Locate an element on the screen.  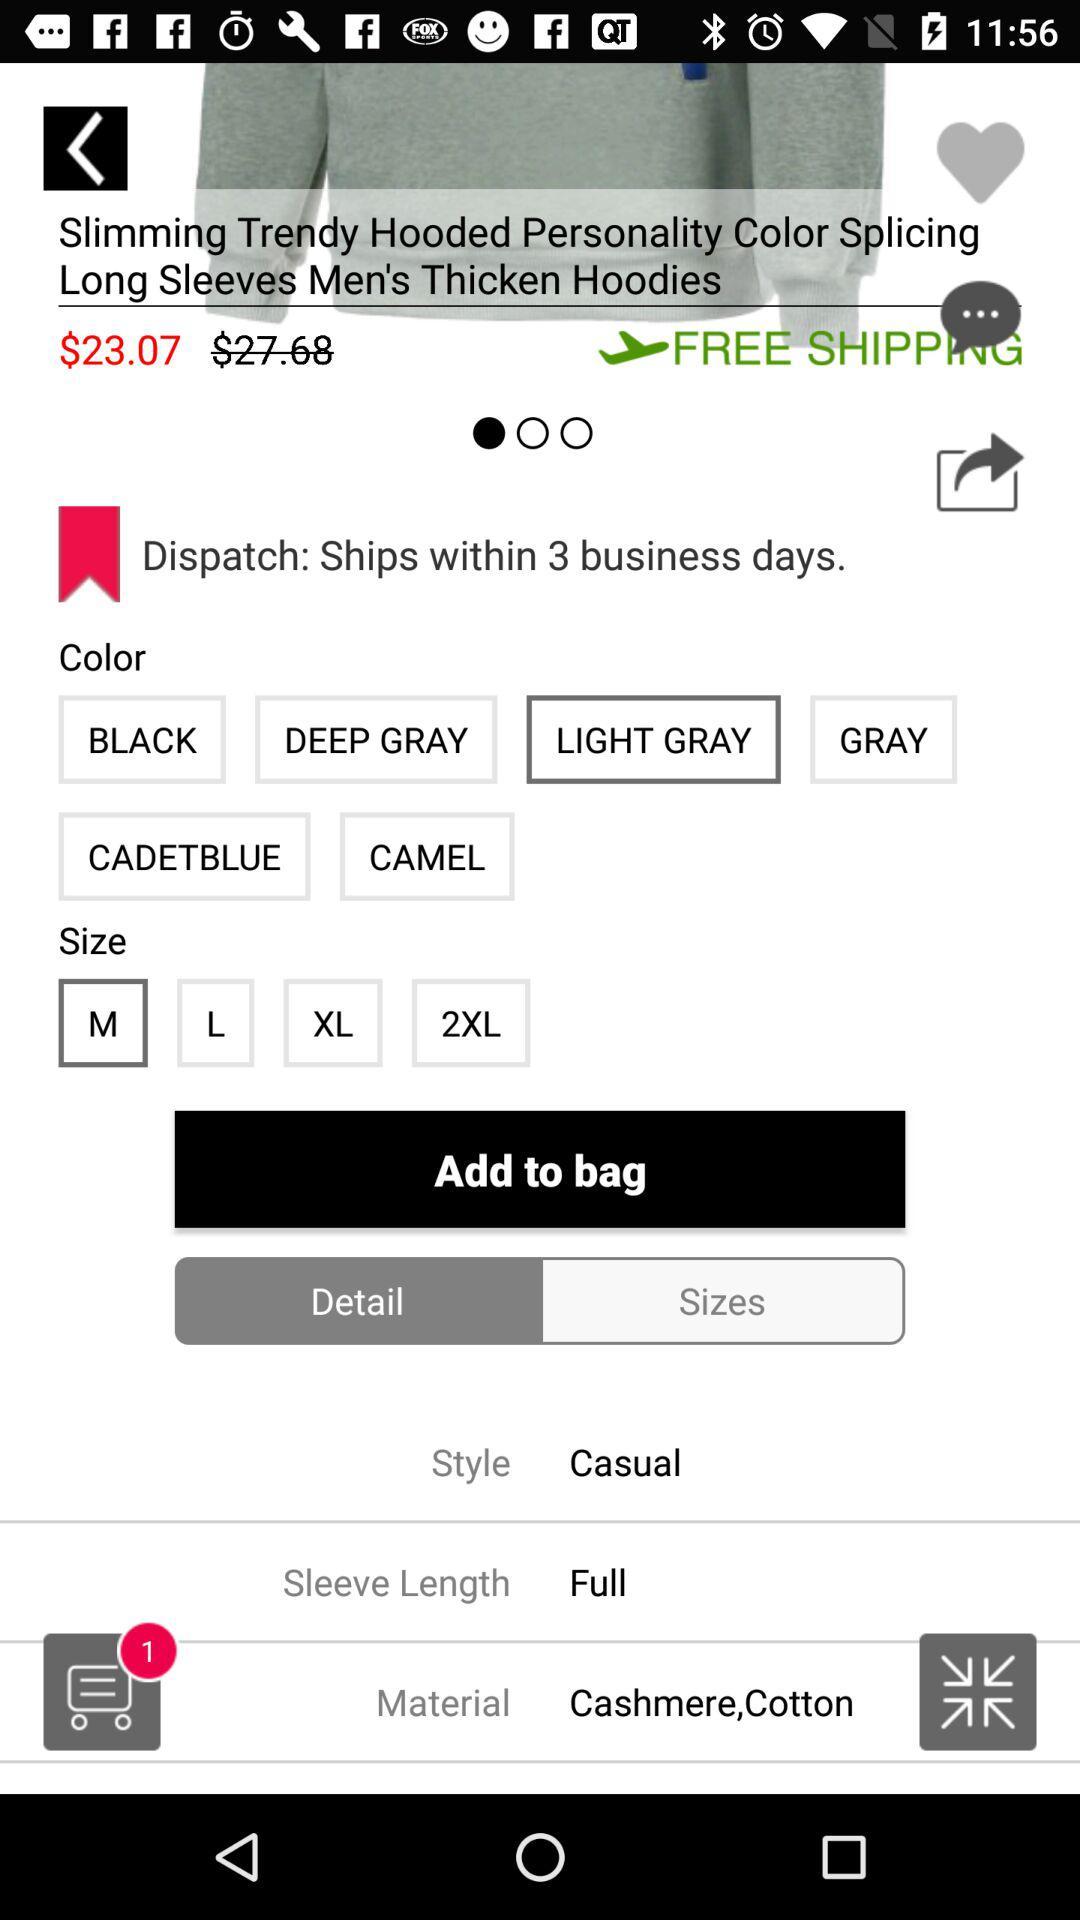
the share icon is located at coordinates (979, 471).